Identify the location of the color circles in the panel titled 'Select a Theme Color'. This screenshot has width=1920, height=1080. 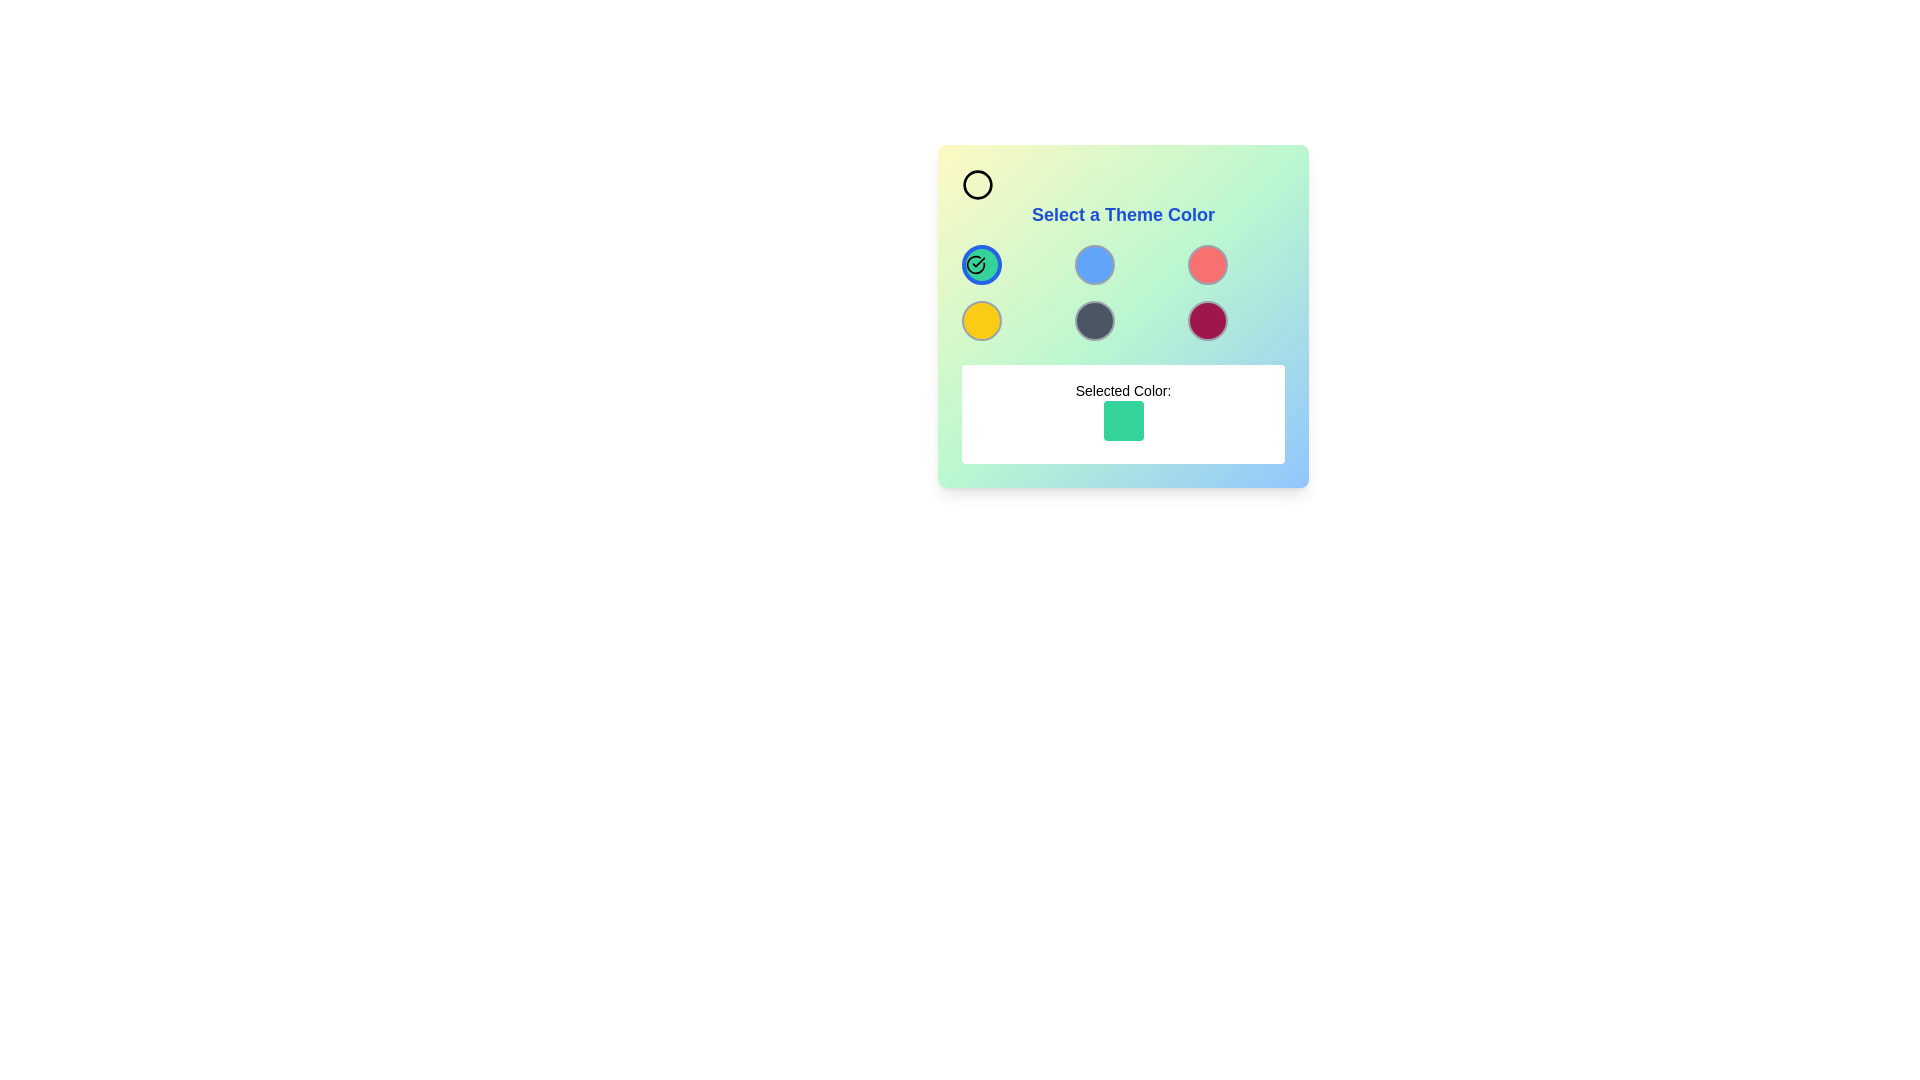
(1123, 315).